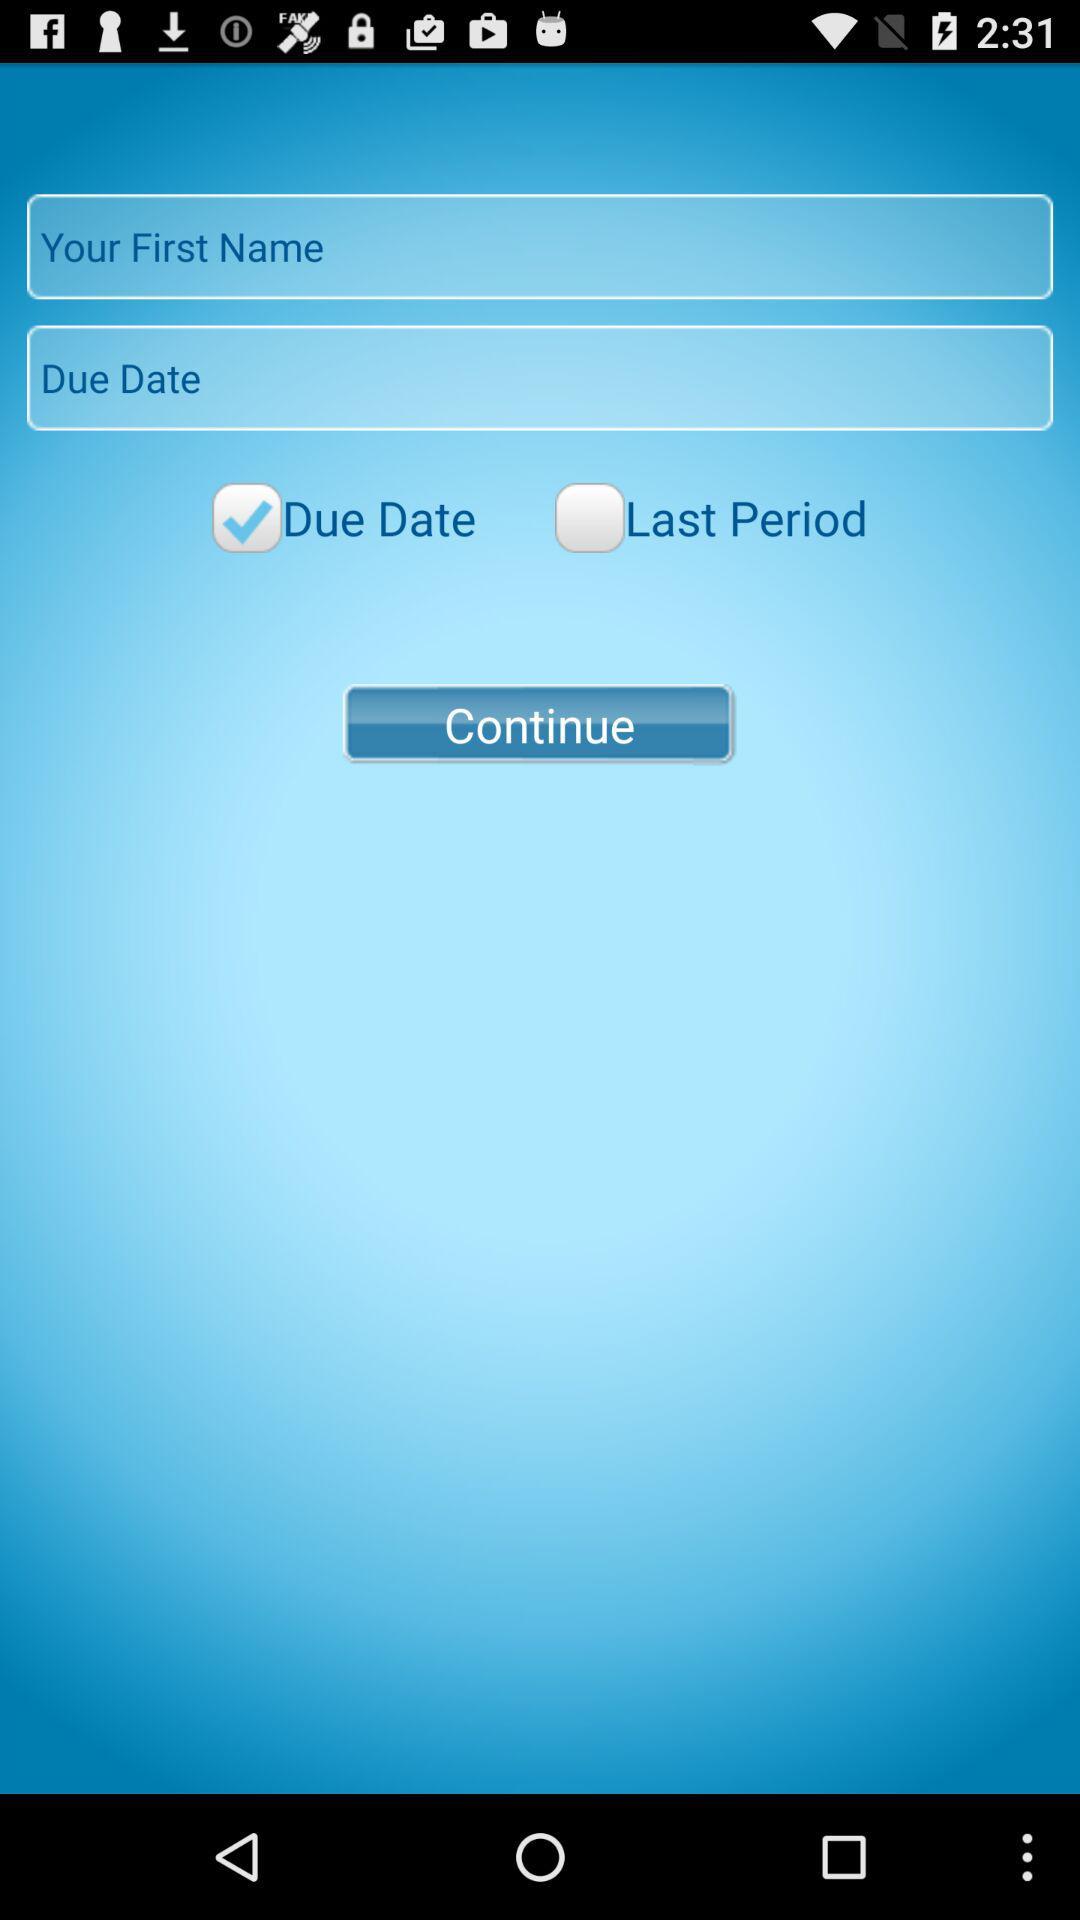 The height and width of the screenshot is (1920, 1080). What do you see at coordinates (538, 723) in the screenshot?
I see `the item below due date radio button` at bounding box center [538, 723].